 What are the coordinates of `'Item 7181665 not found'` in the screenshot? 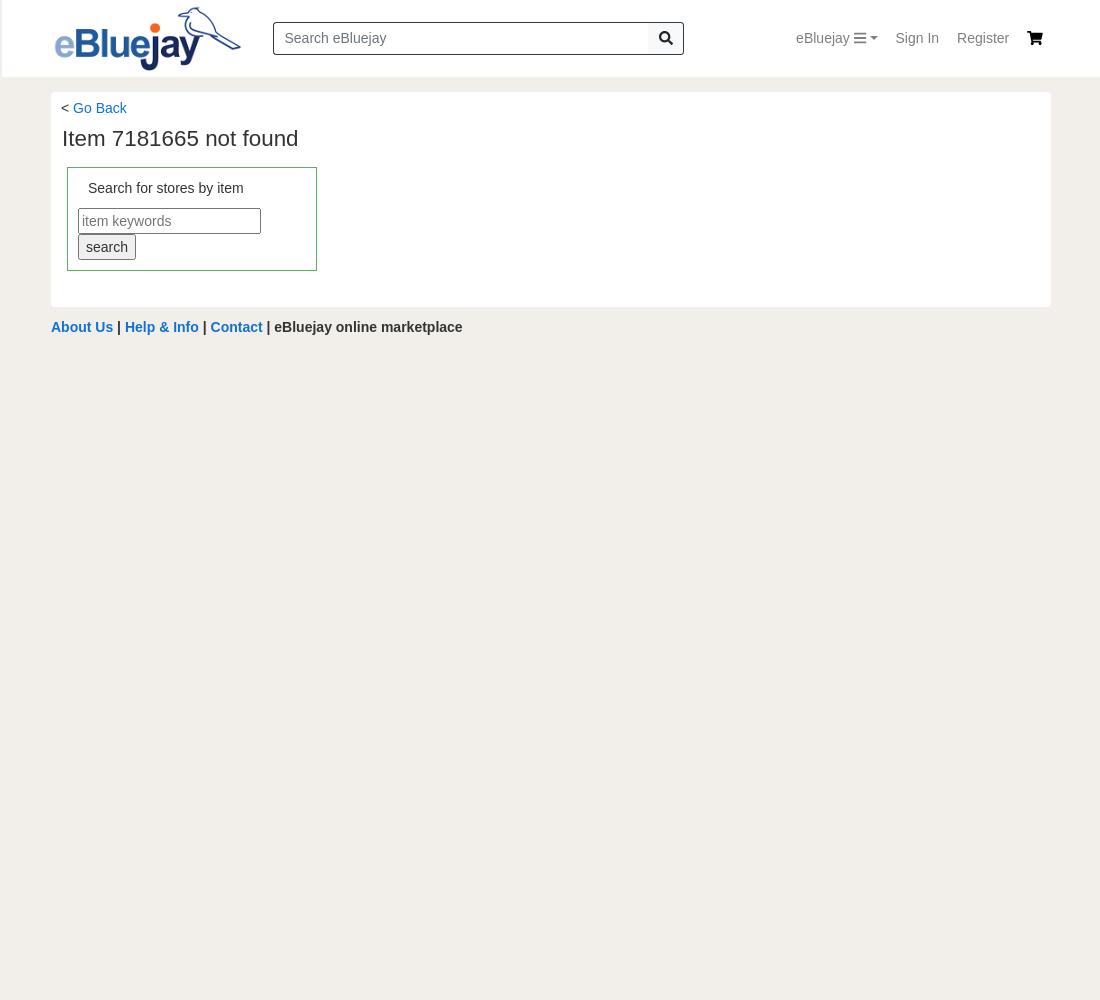 It's located at (178, 137).